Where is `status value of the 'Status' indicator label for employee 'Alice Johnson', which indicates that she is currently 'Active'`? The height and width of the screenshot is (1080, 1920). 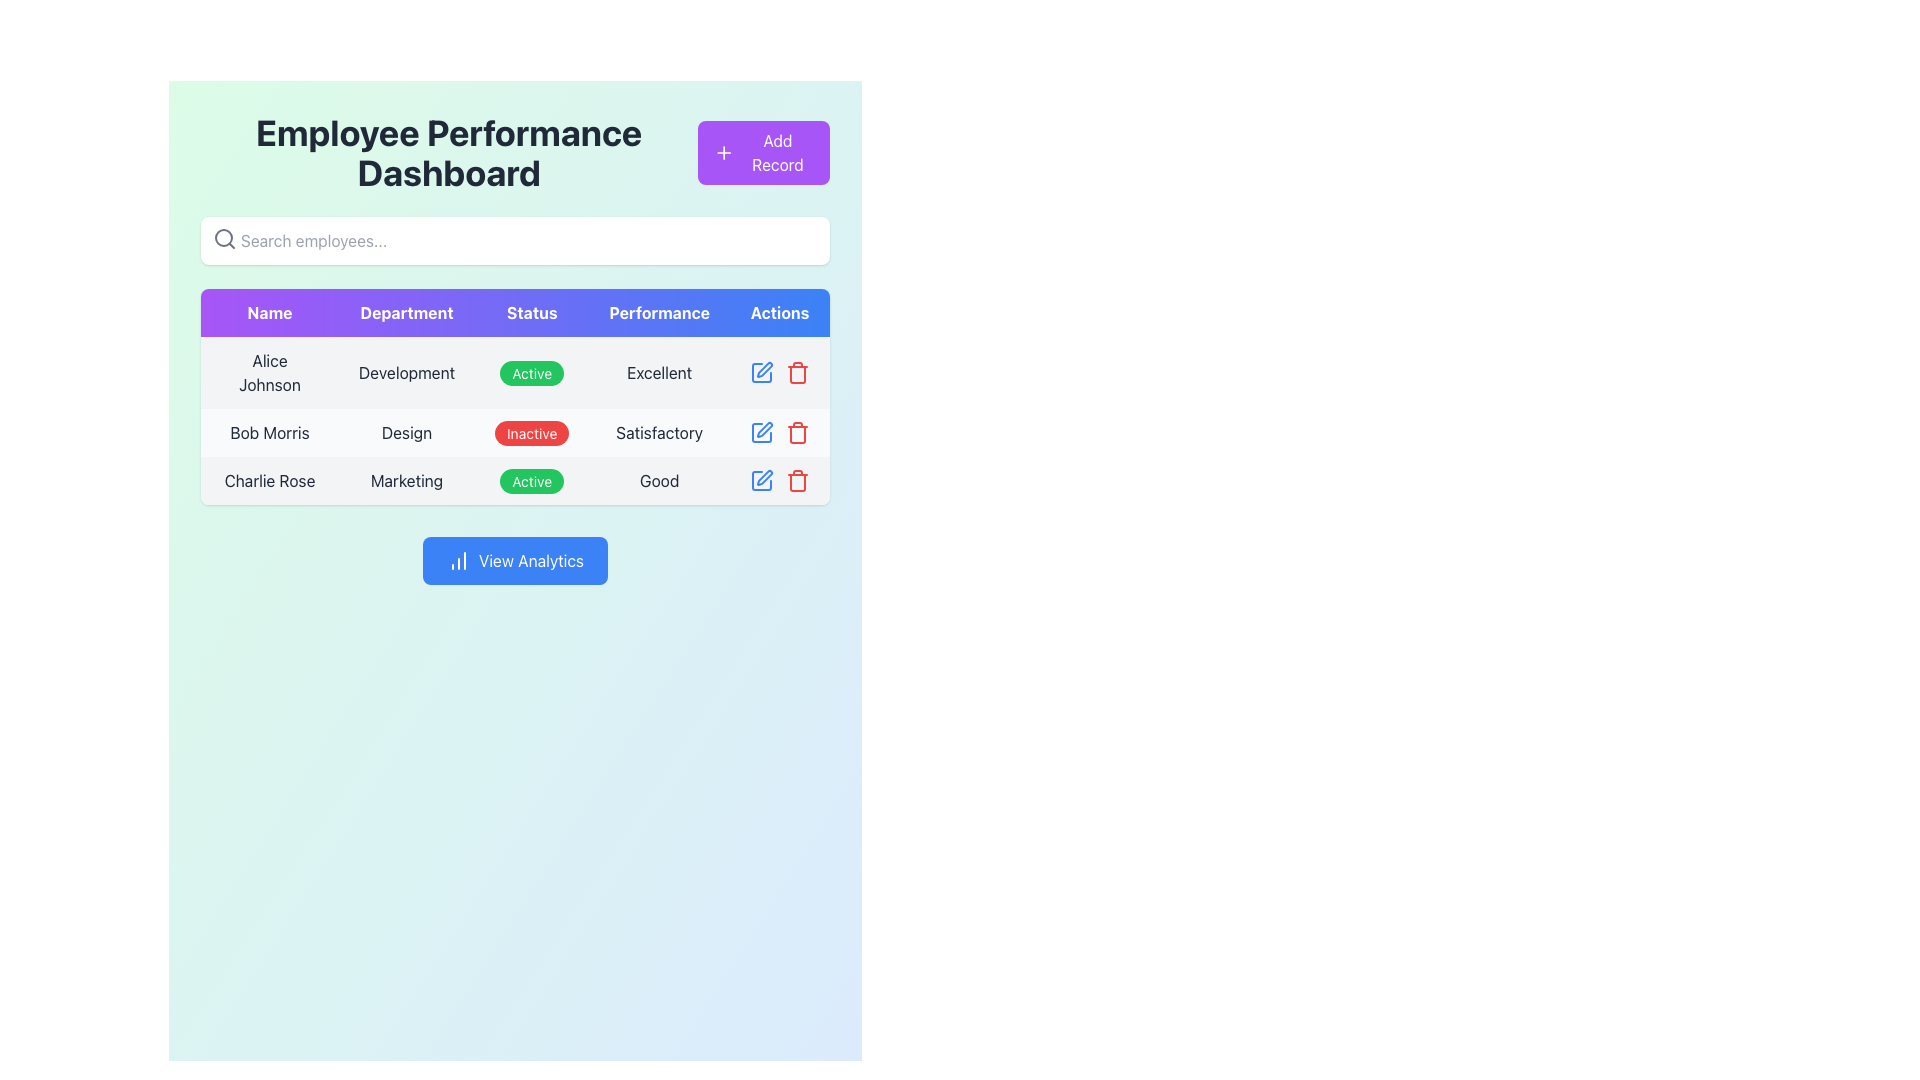
status value of the 'Status' indicator label for employee 'Alice Johnson', which indicates that she is currently 'Active' is located at coordinates (532, 373).